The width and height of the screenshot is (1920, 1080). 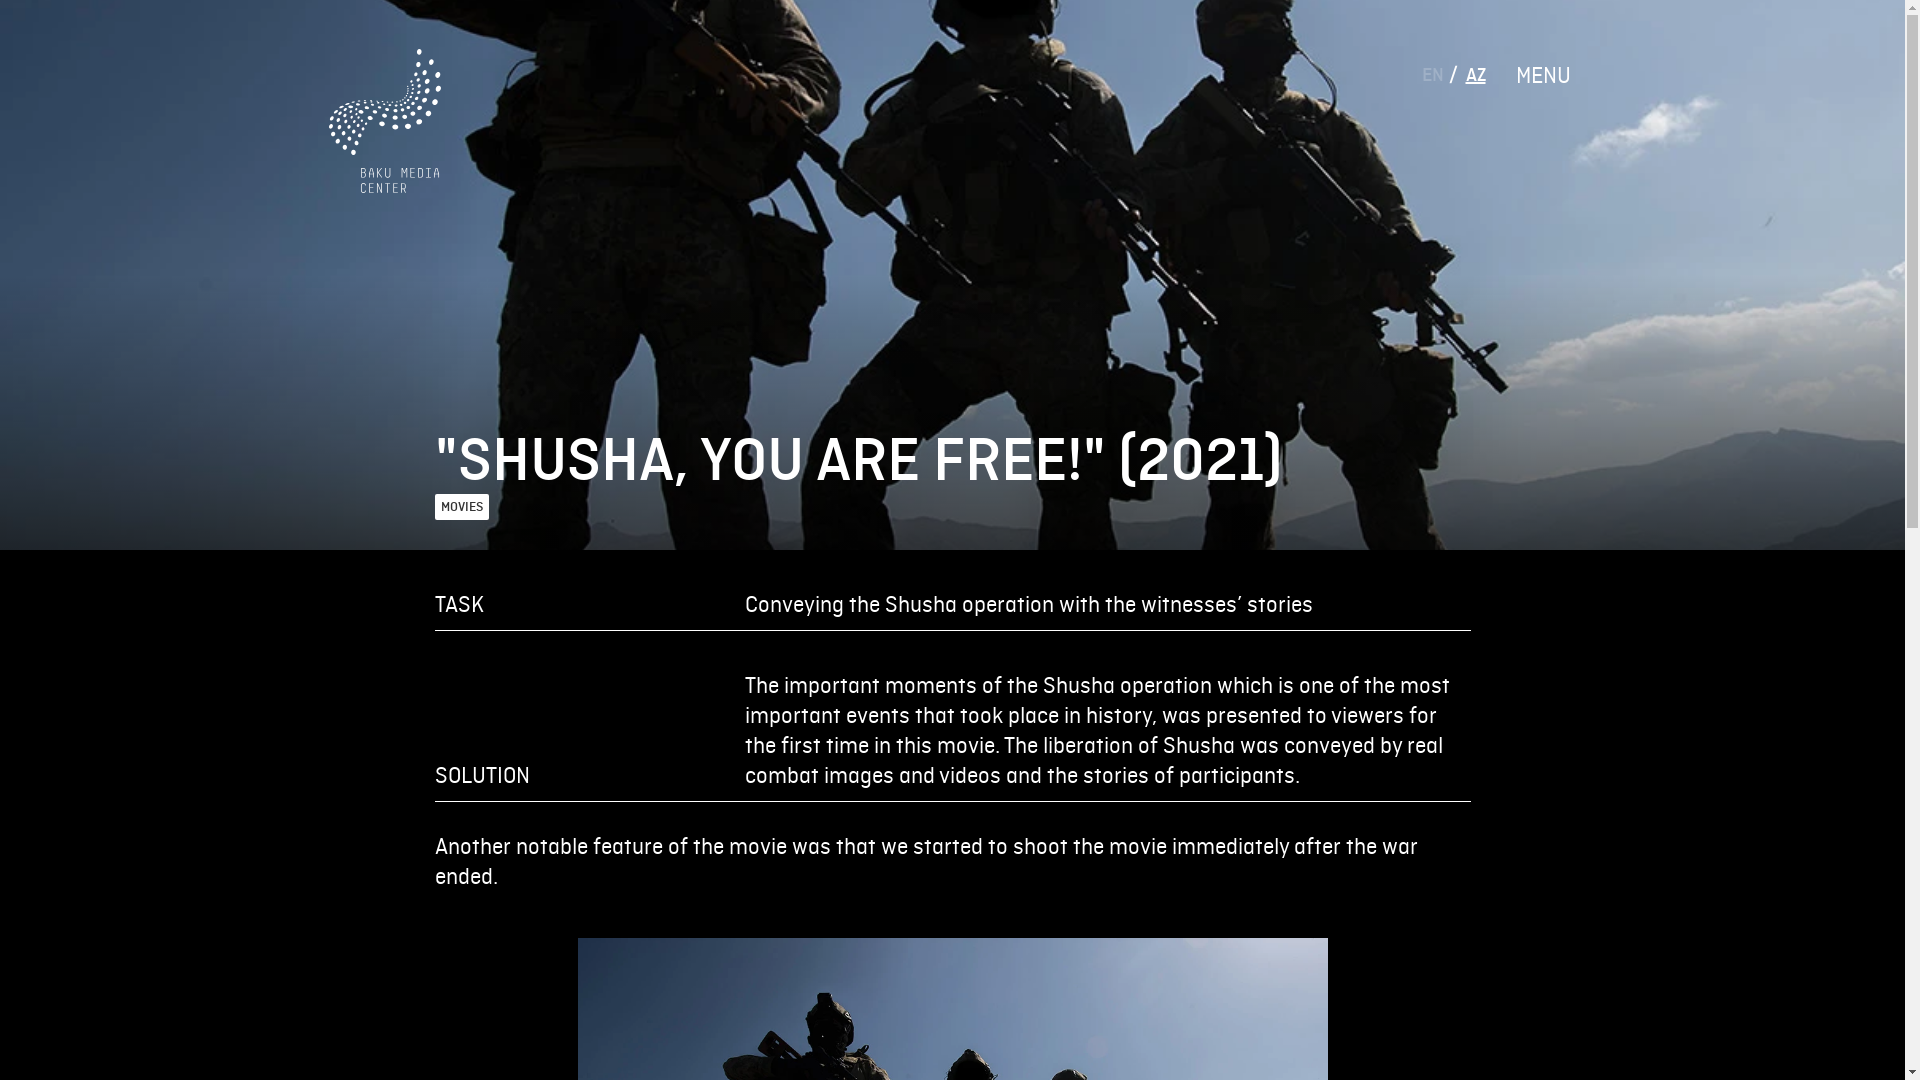 I want to click on 'AZ', so click(x=1465, y=73).